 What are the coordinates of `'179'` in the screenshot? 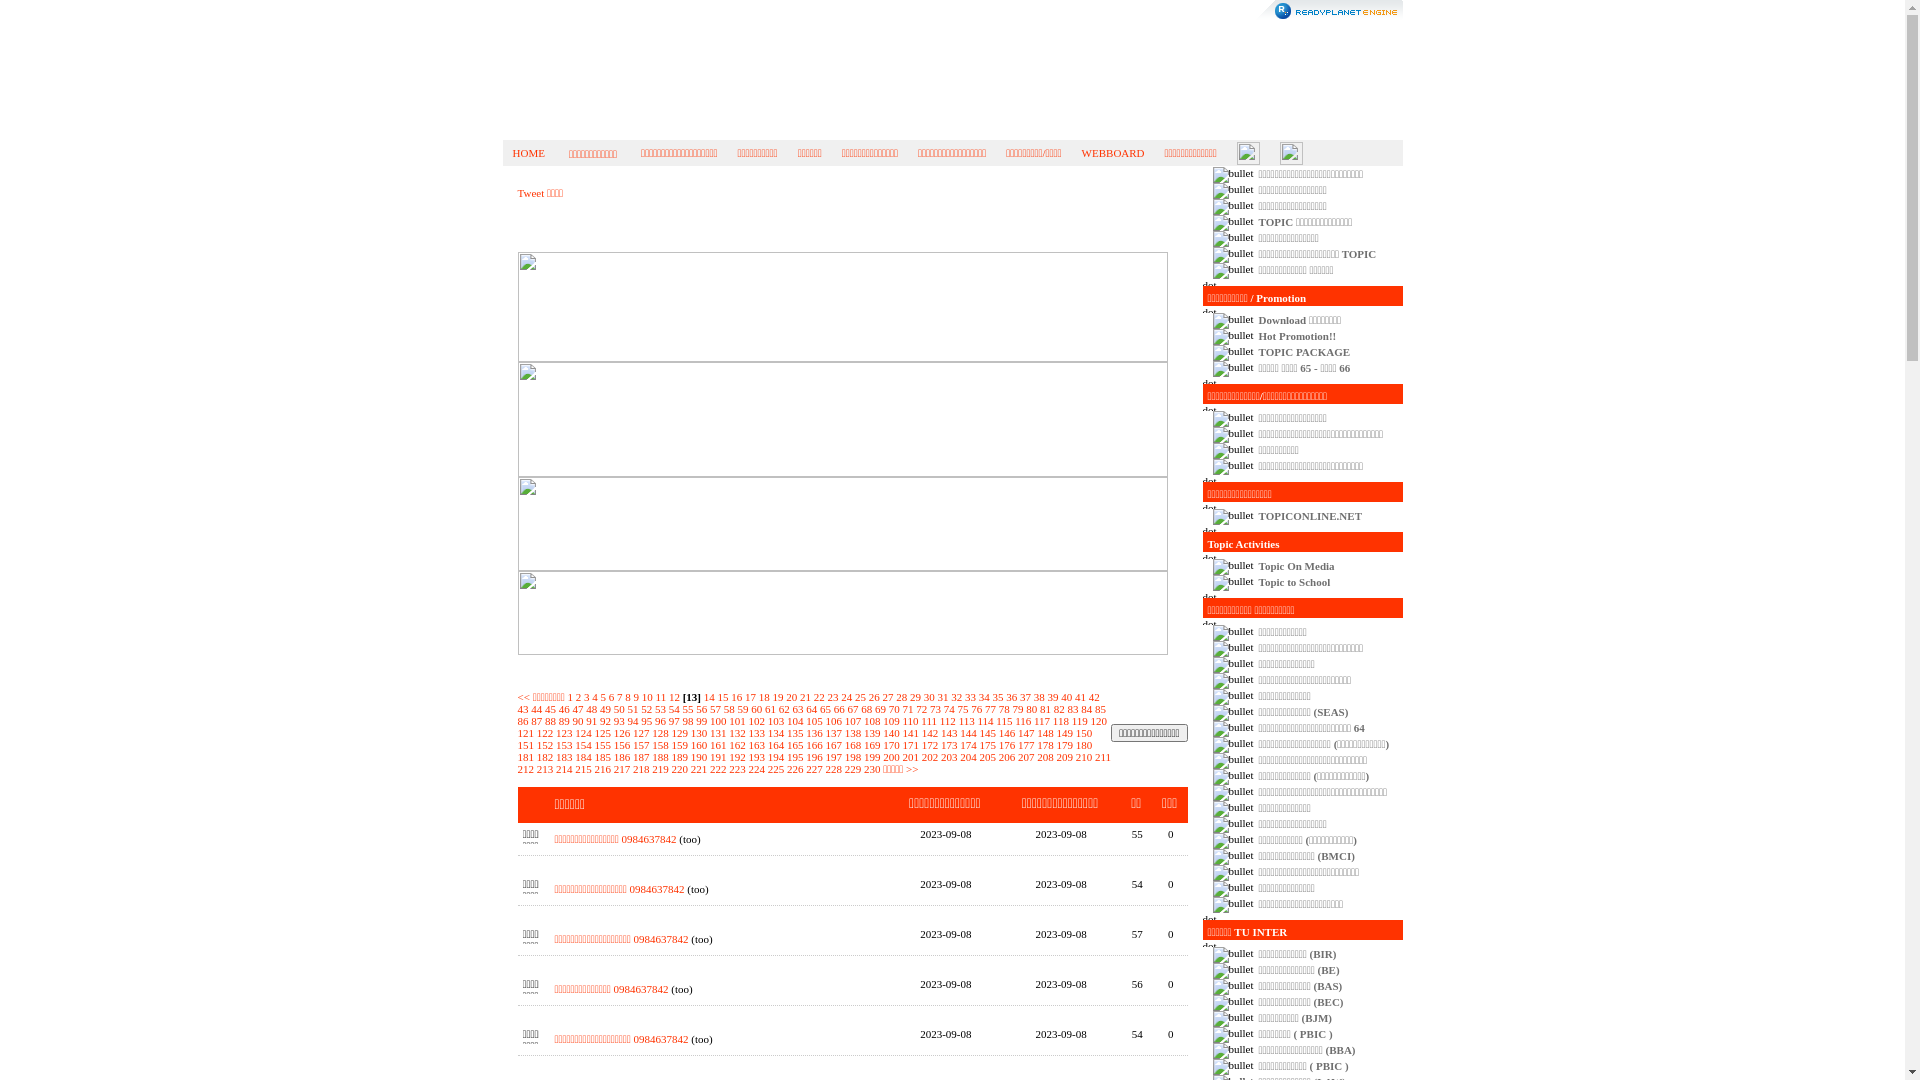 It's located at (1063, 744).